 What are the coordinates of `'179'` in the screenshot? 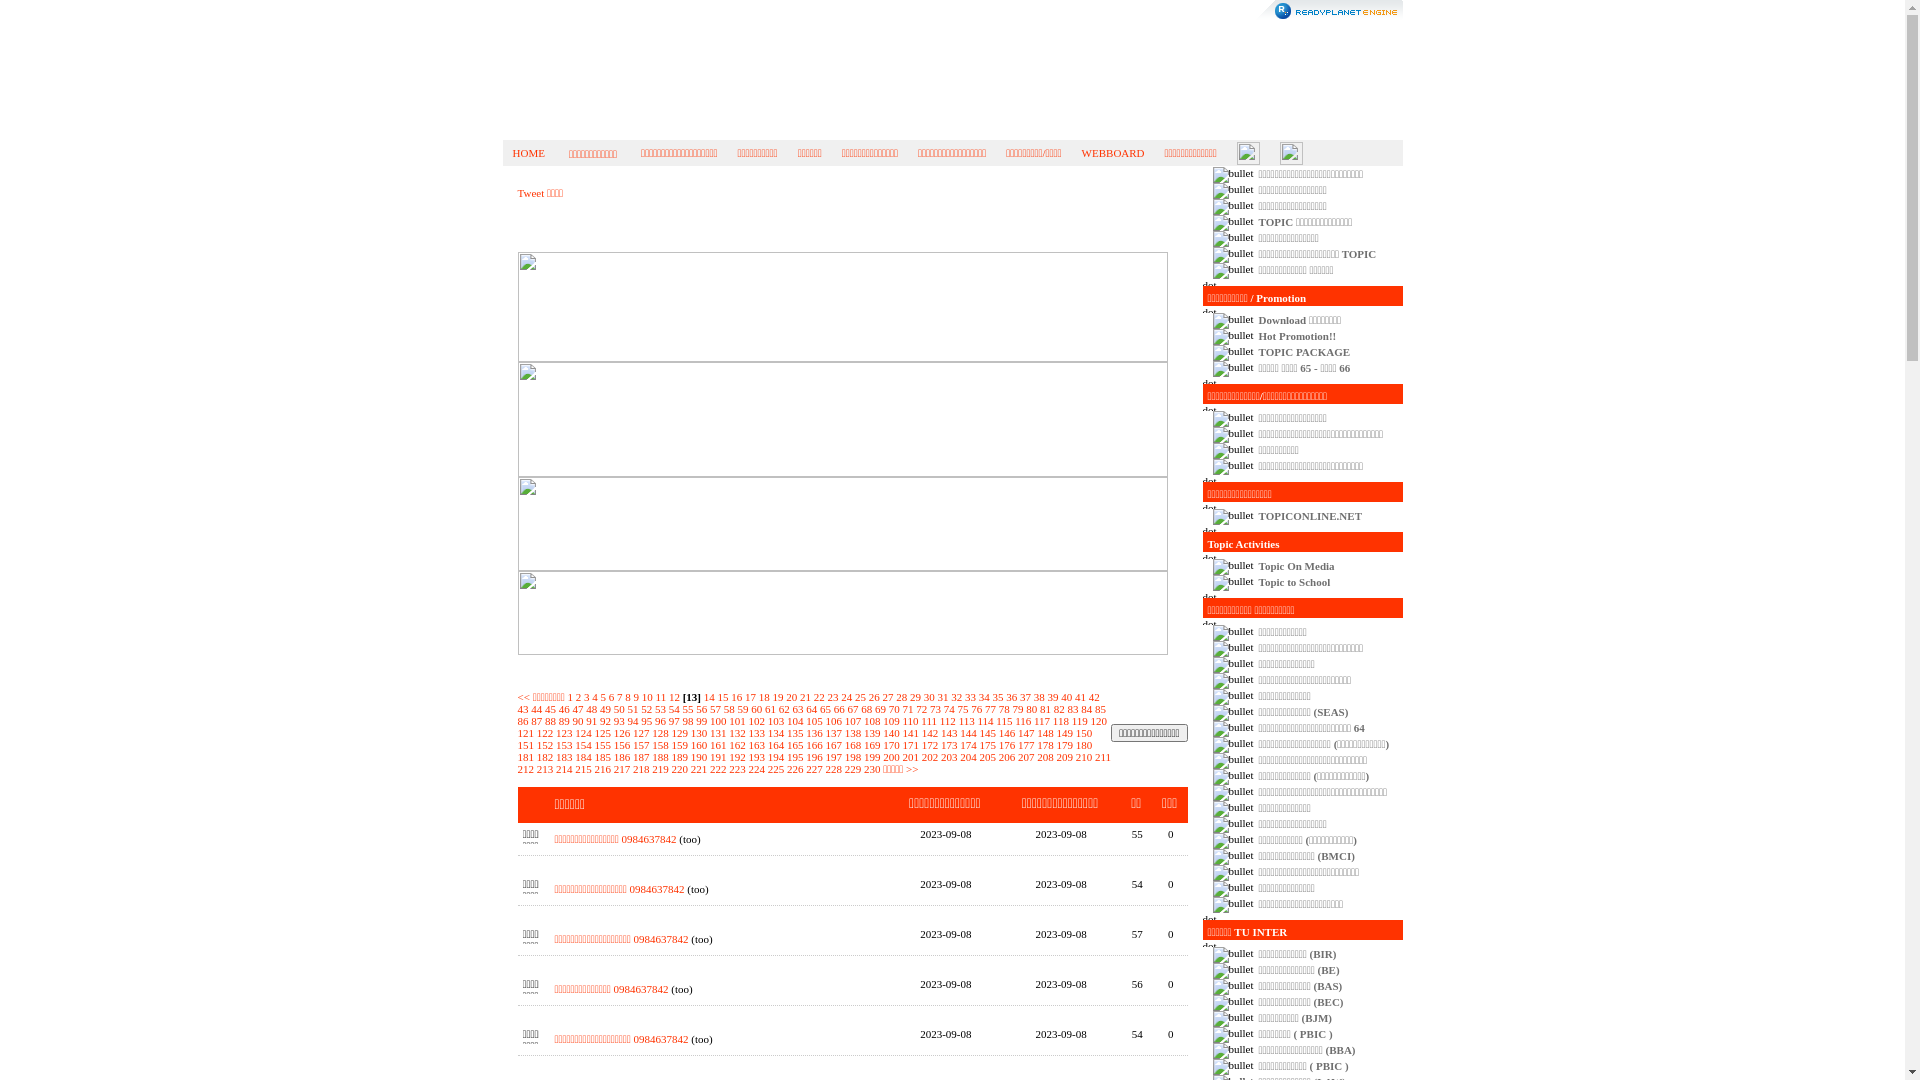 It's located at (1063, 744).